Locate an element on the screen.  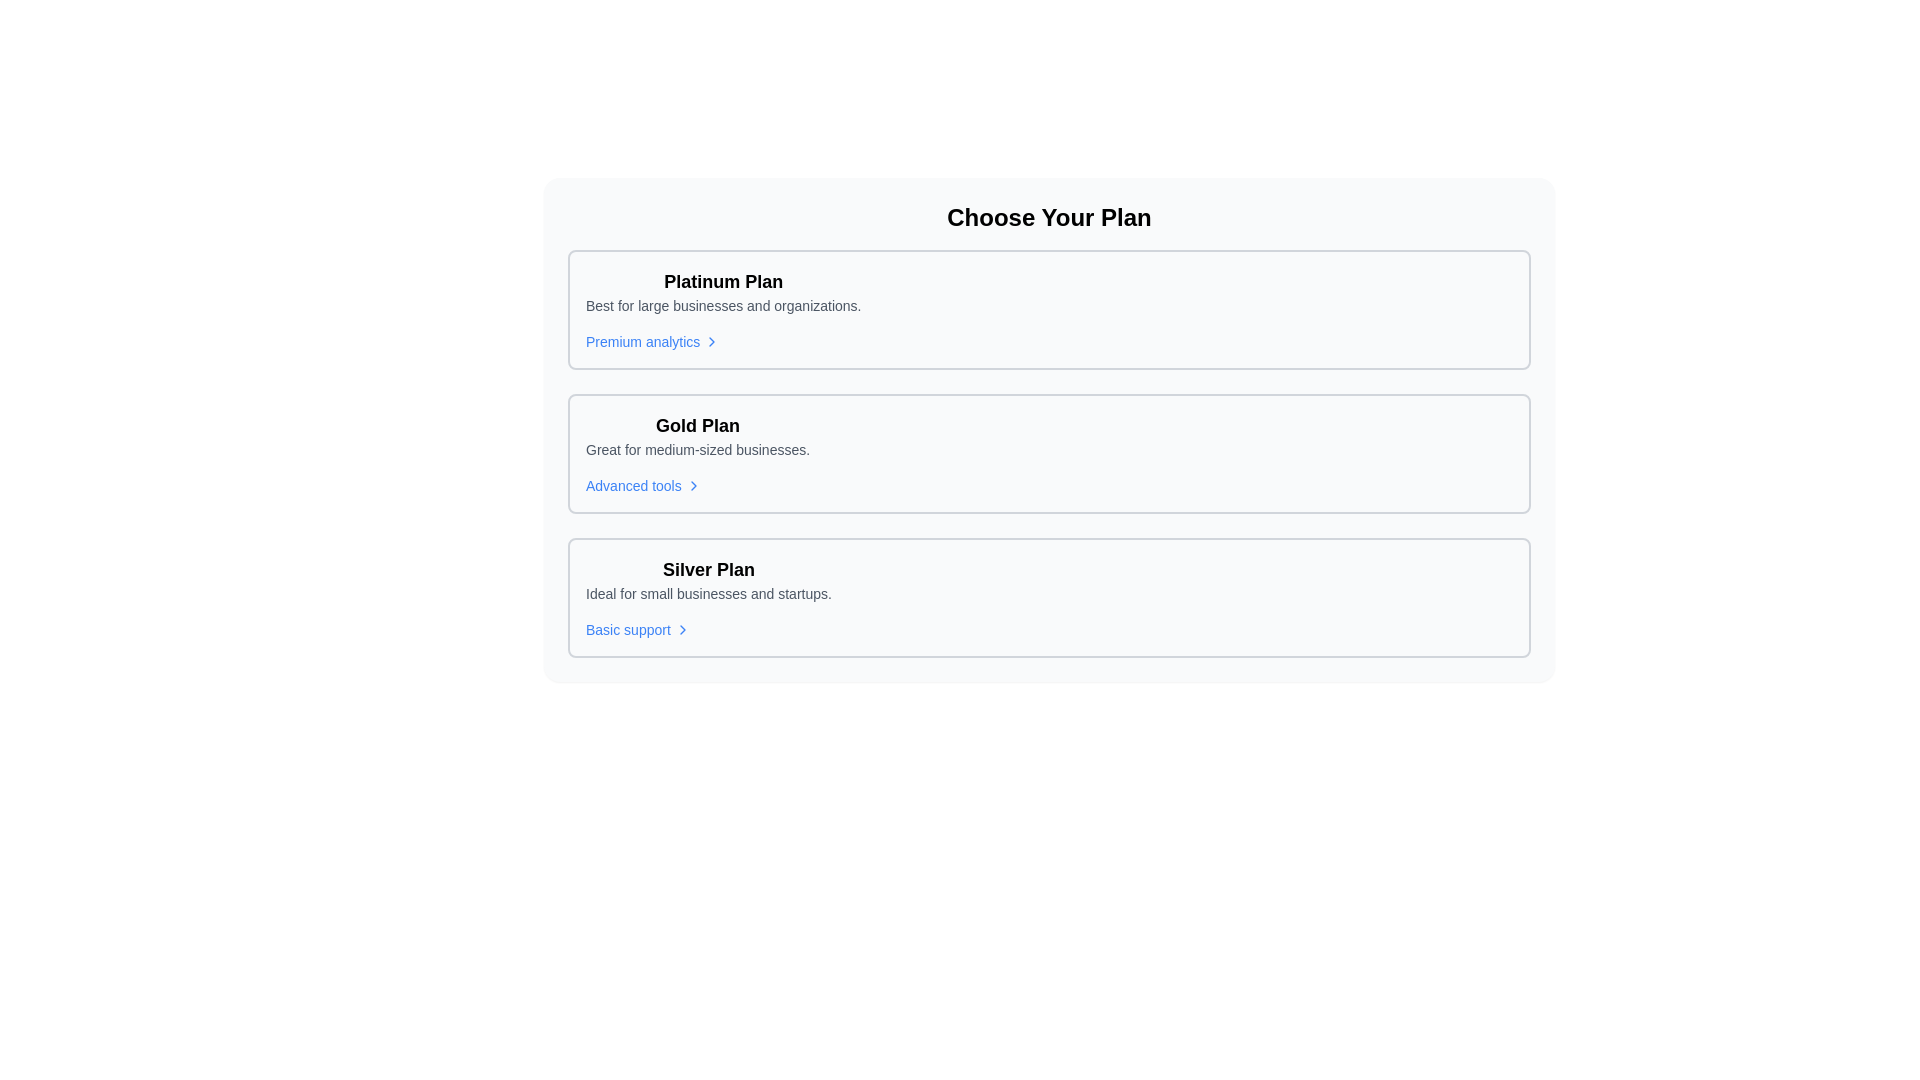
the non-interactive header text label that introduces the section for selecting a plan is located at coordinates (1048, 218).